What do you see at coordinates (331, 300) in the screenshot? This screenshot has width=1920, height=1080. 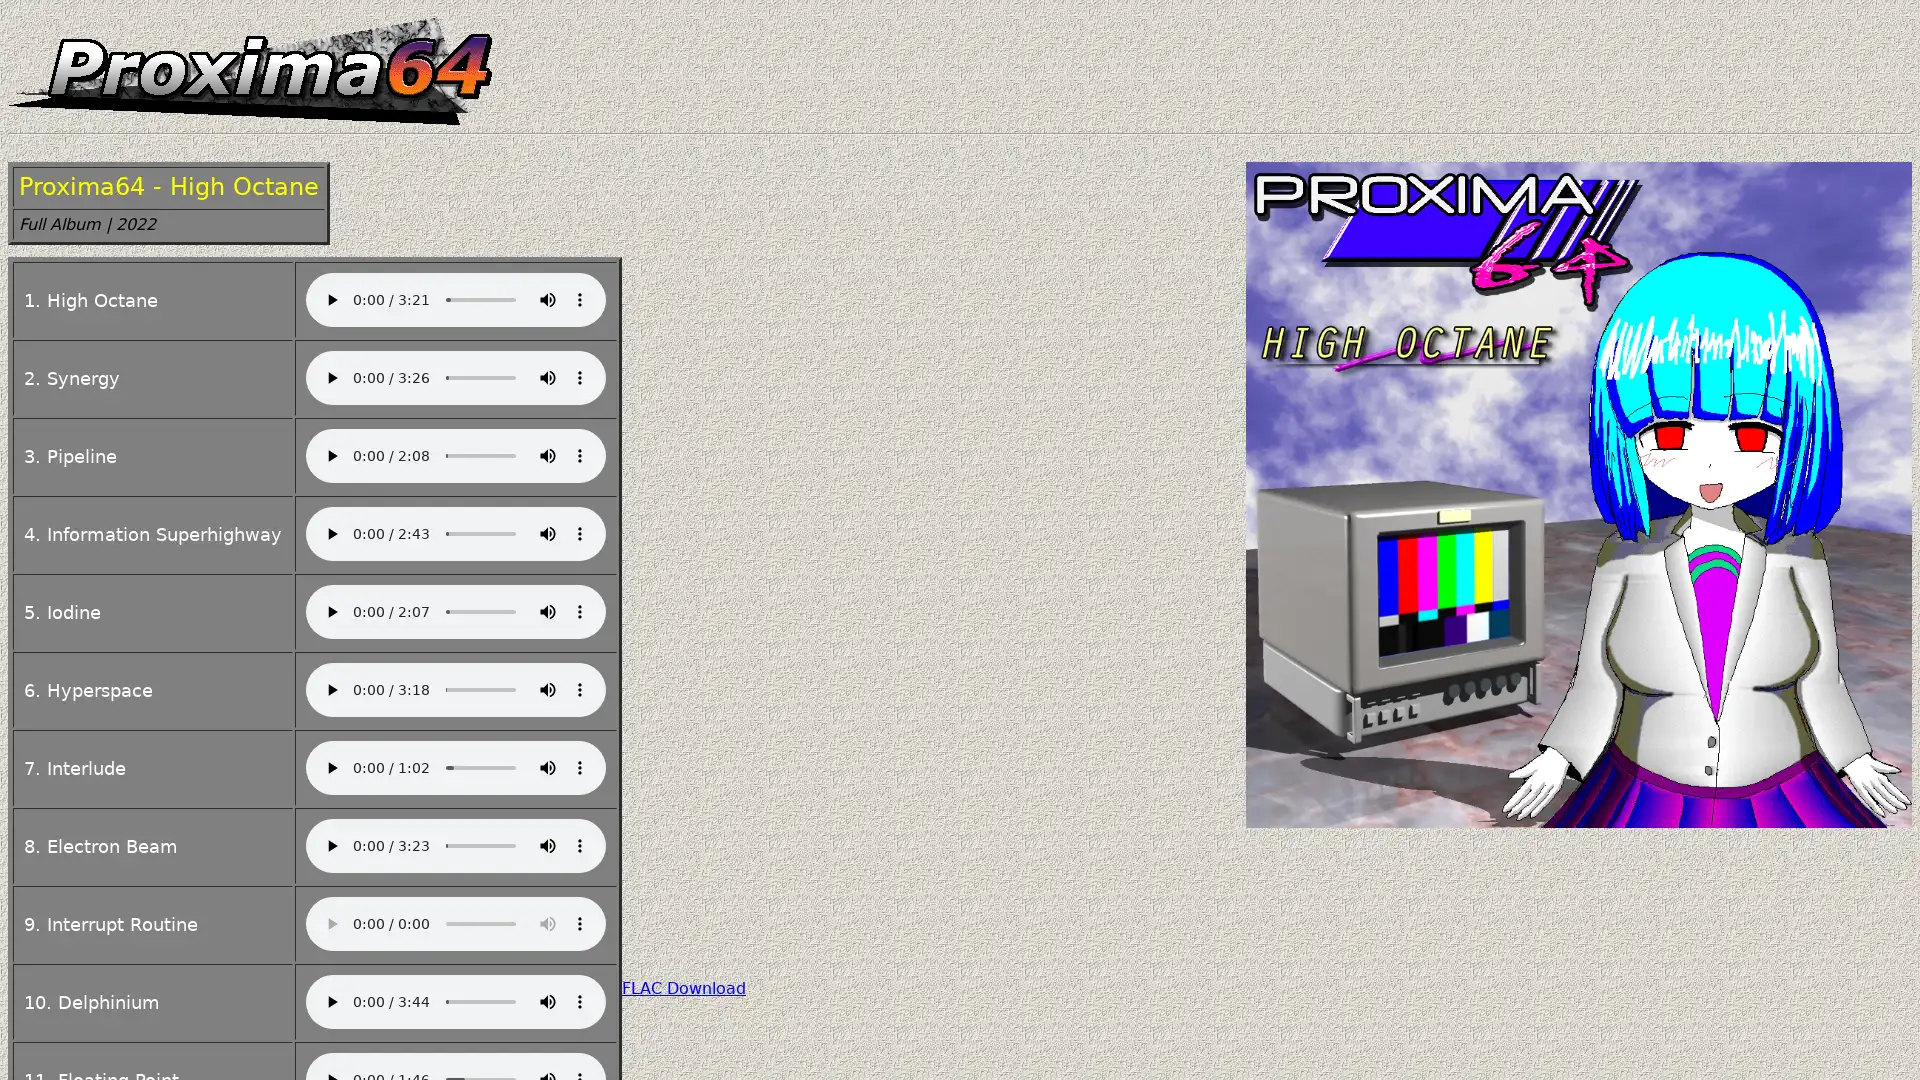 I see `play` at bounding box center [331, 300].